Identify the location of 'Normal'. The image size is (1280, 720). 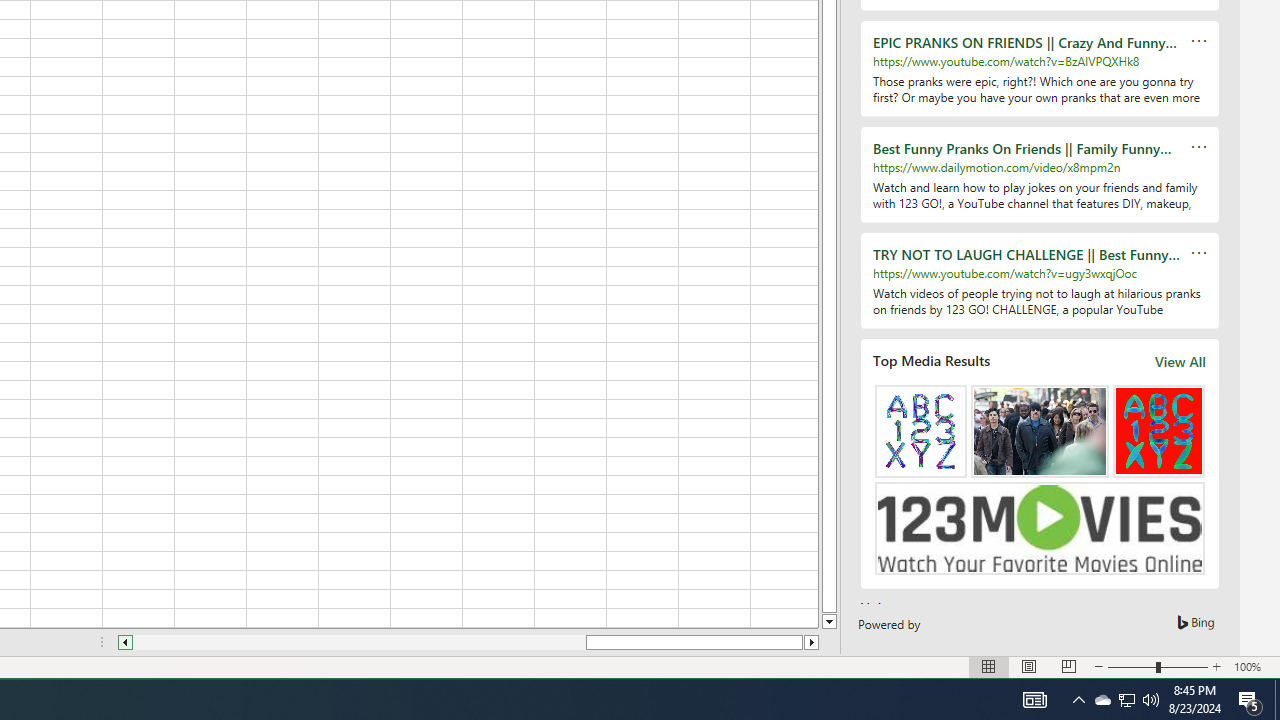
(988, 667).